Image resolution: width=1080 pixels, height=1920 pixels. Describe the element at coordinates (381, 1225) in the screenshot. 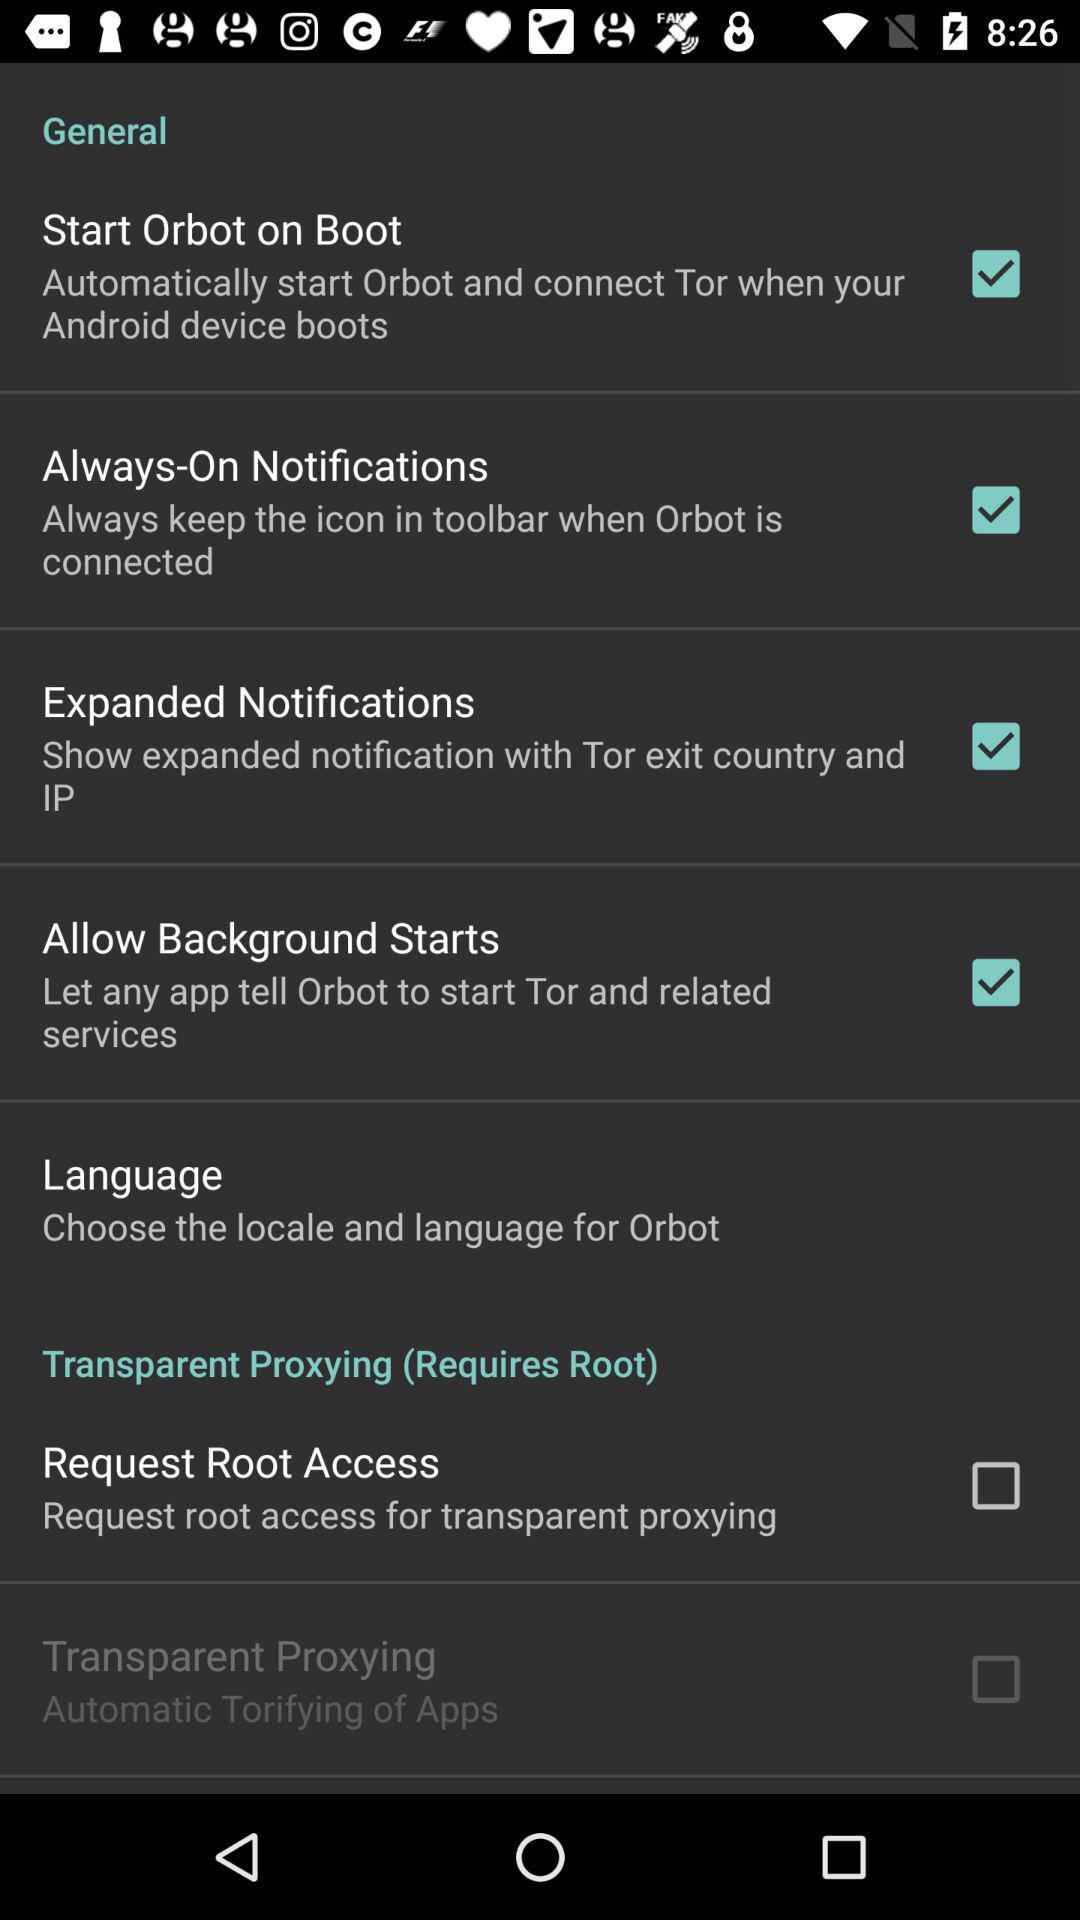

I see `the item above the transparent proxying requires icon` at that location.